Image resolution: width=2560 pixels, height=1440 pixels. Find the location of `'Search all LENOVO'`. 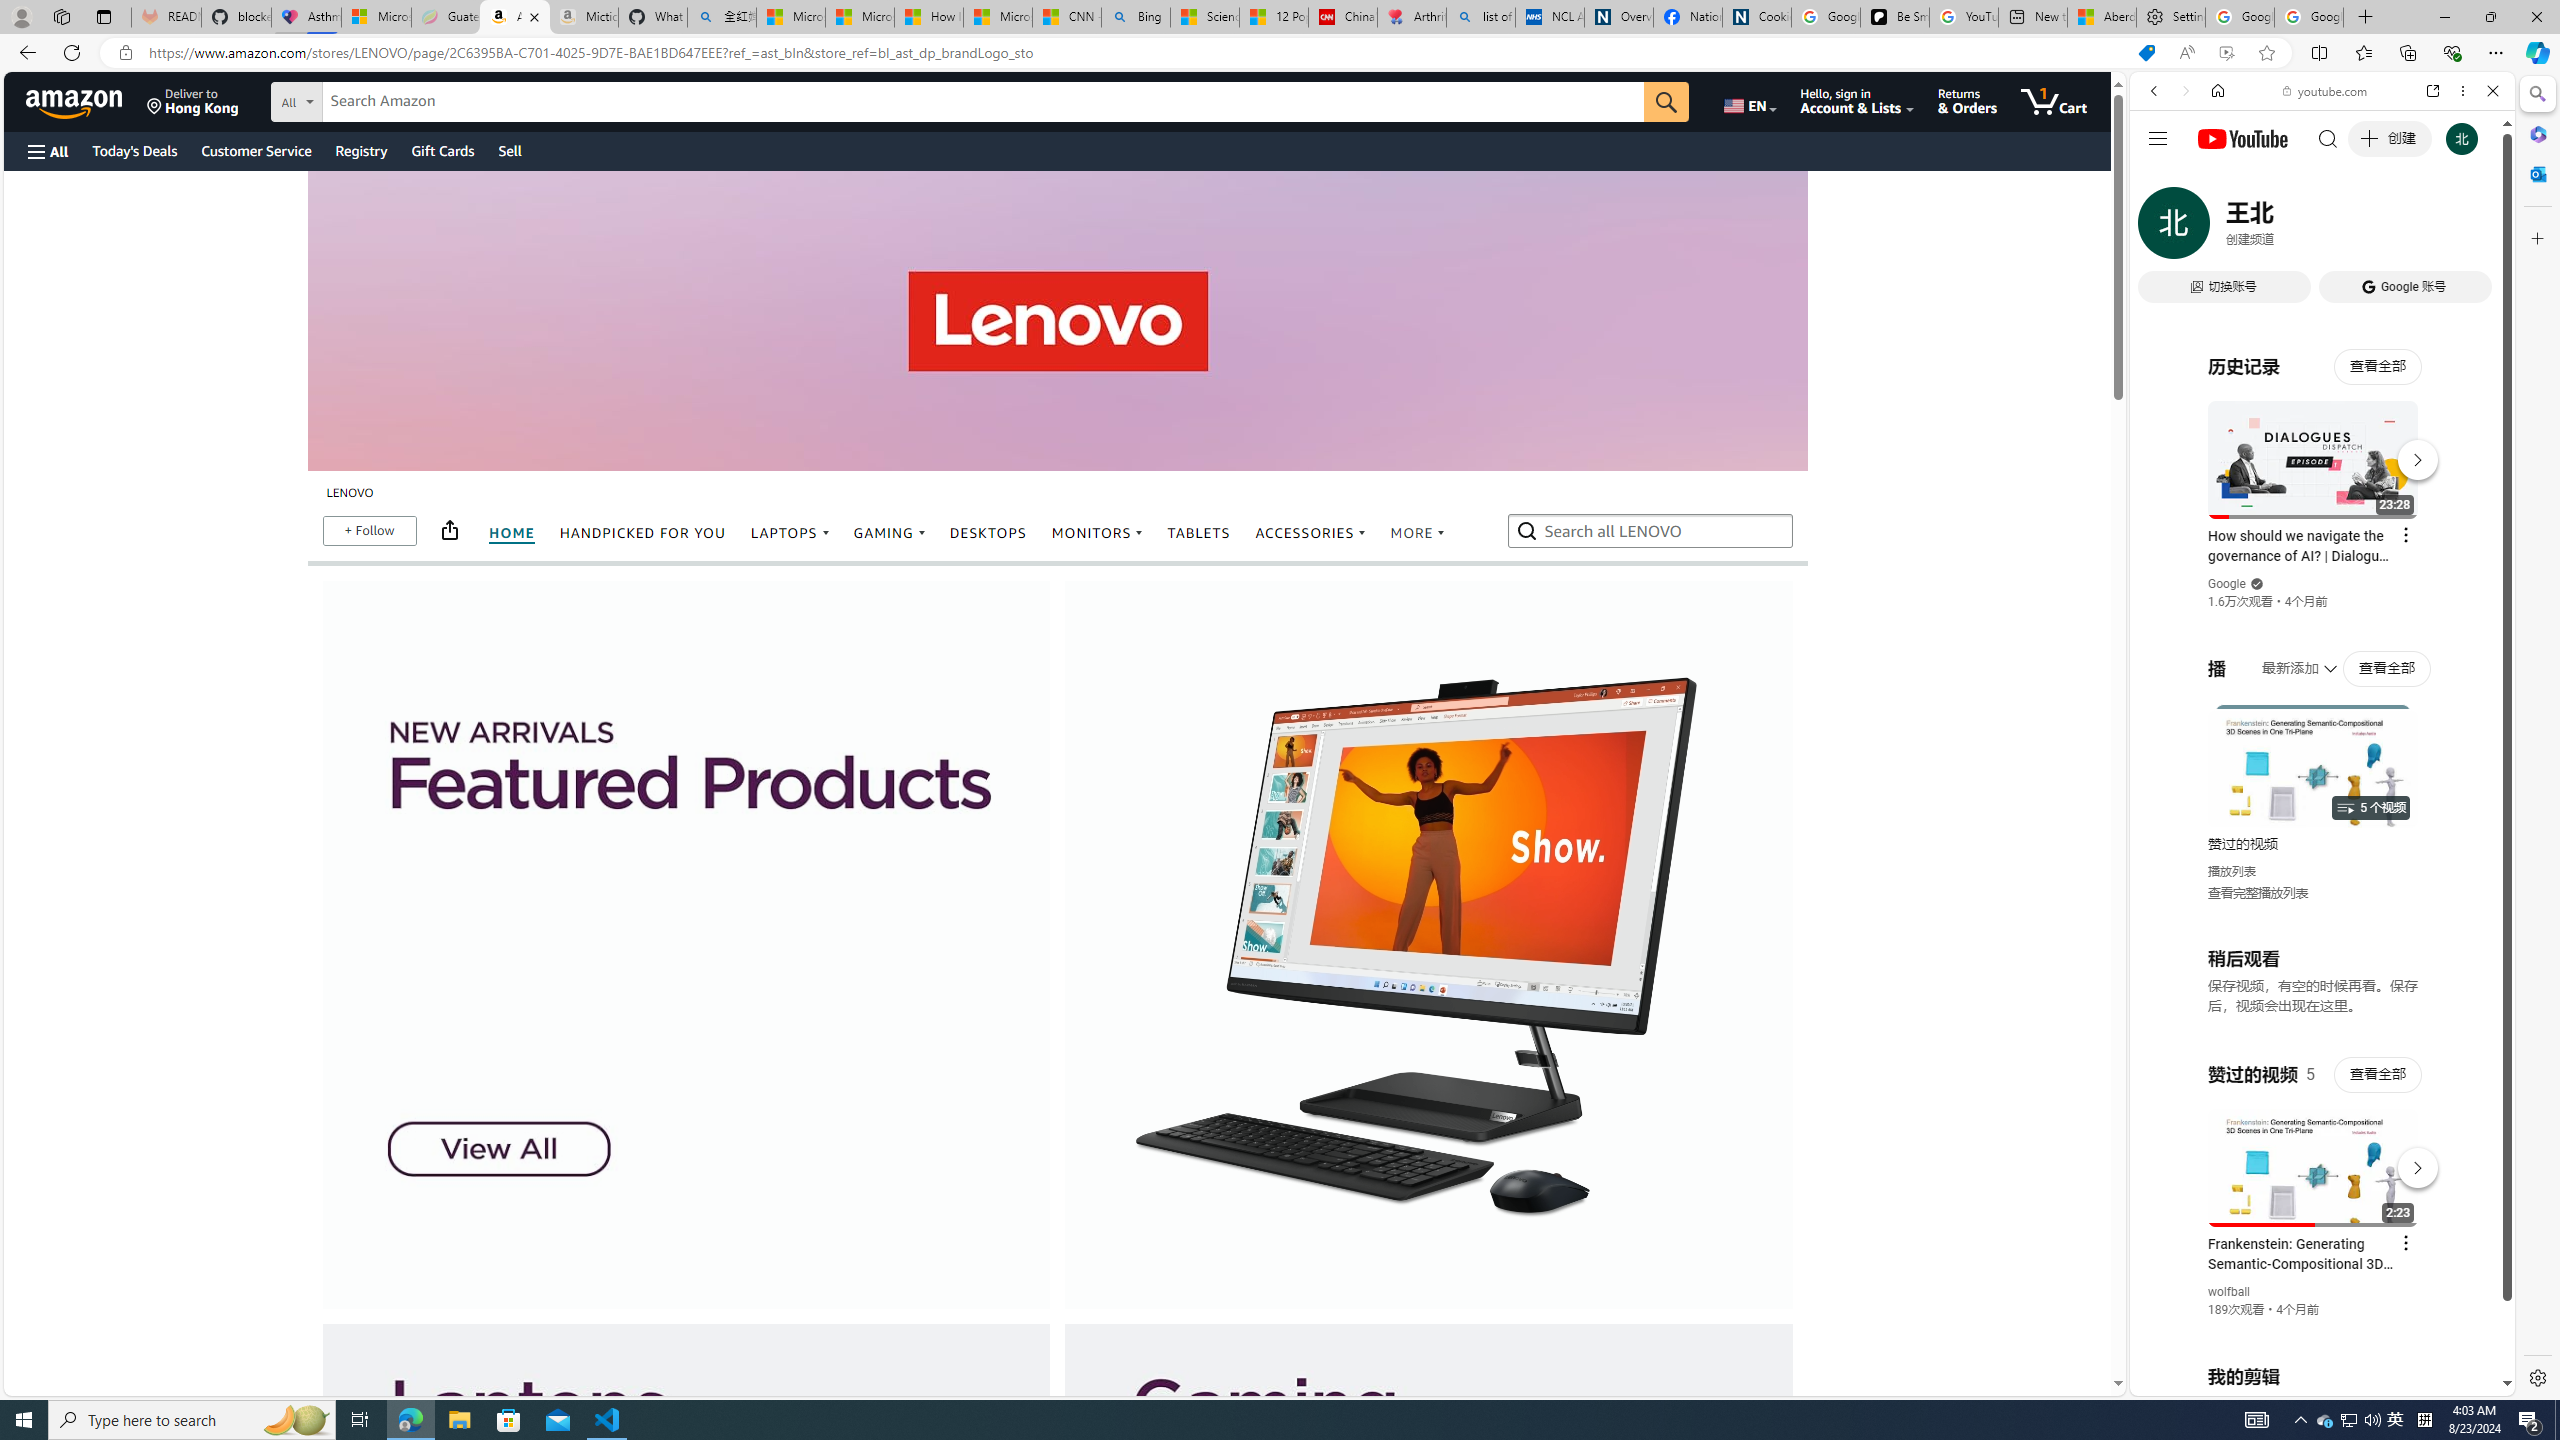

'Search all LENOVO' is located at coordinates (1651, 529).